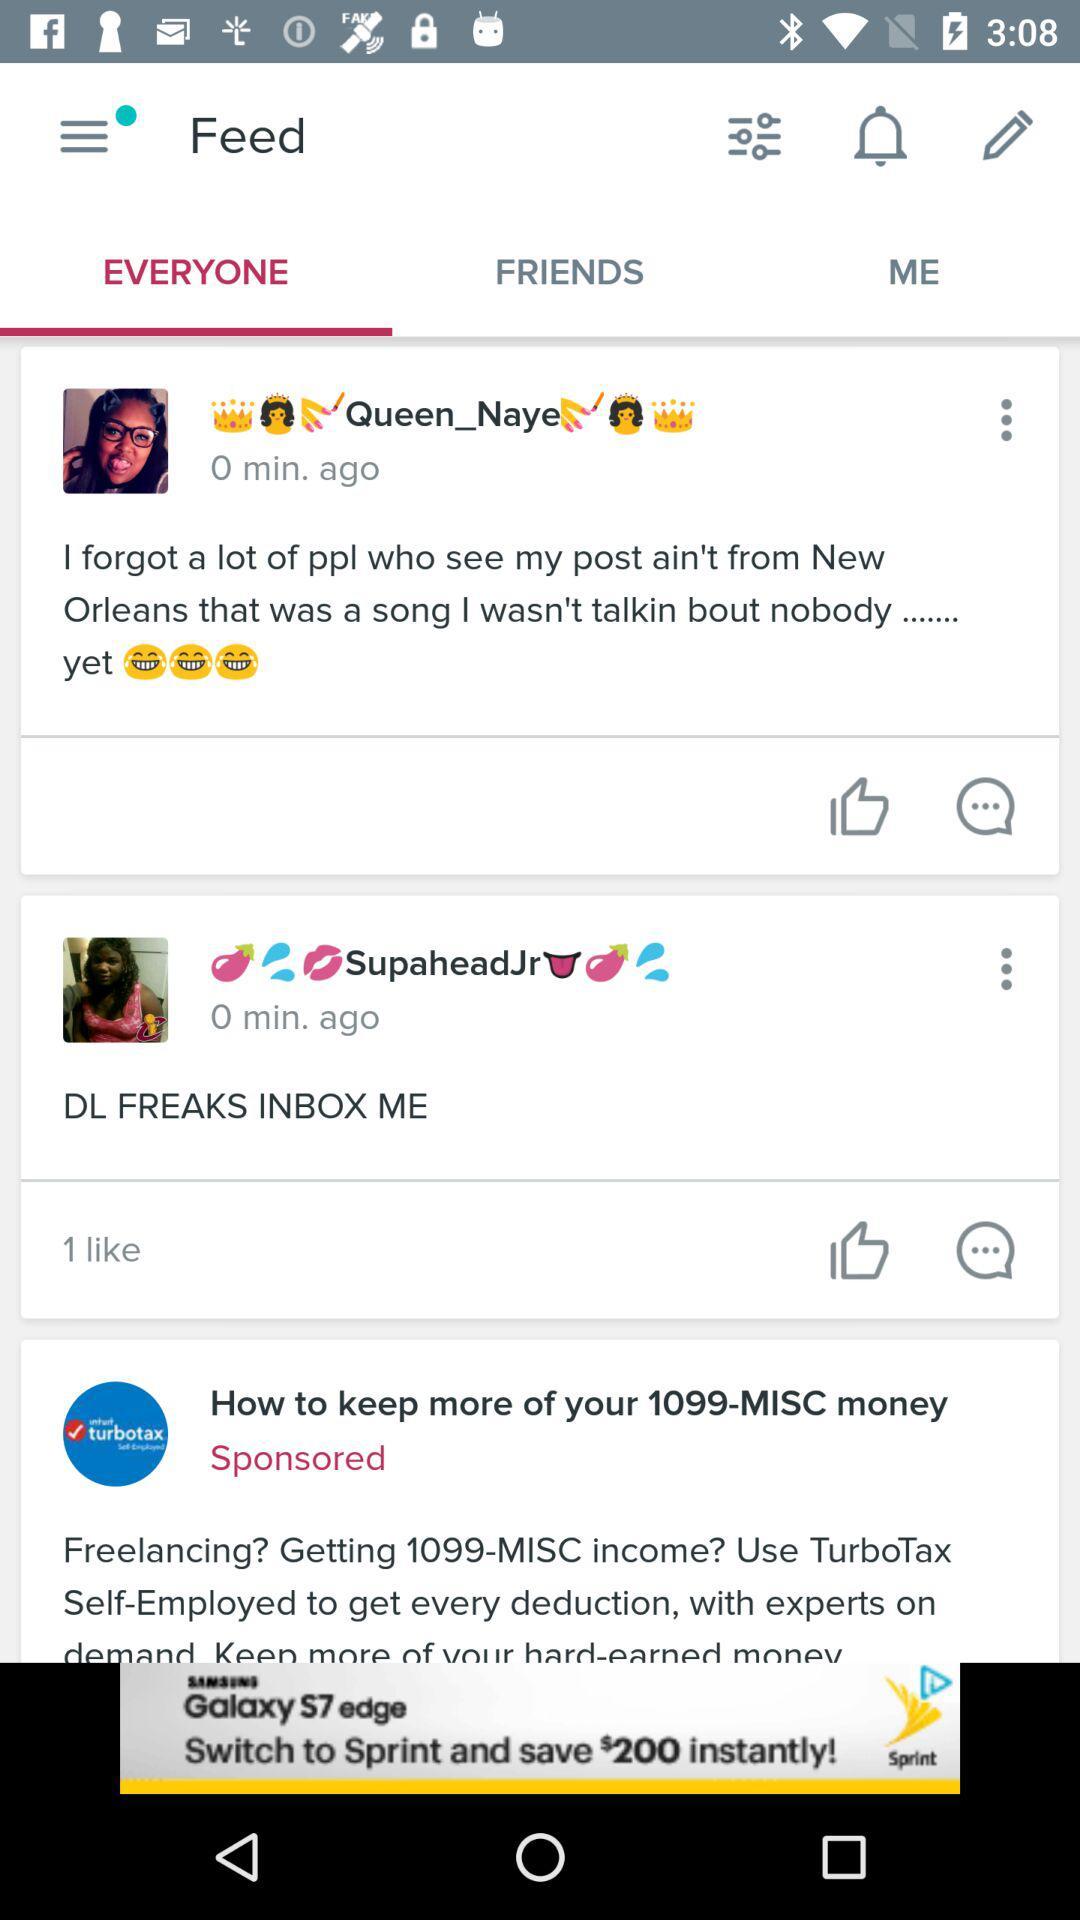 The image size is (1080, 1920). Describe the element at coordinates (984, 806) in the screenshot. I see `share comments` at that location.